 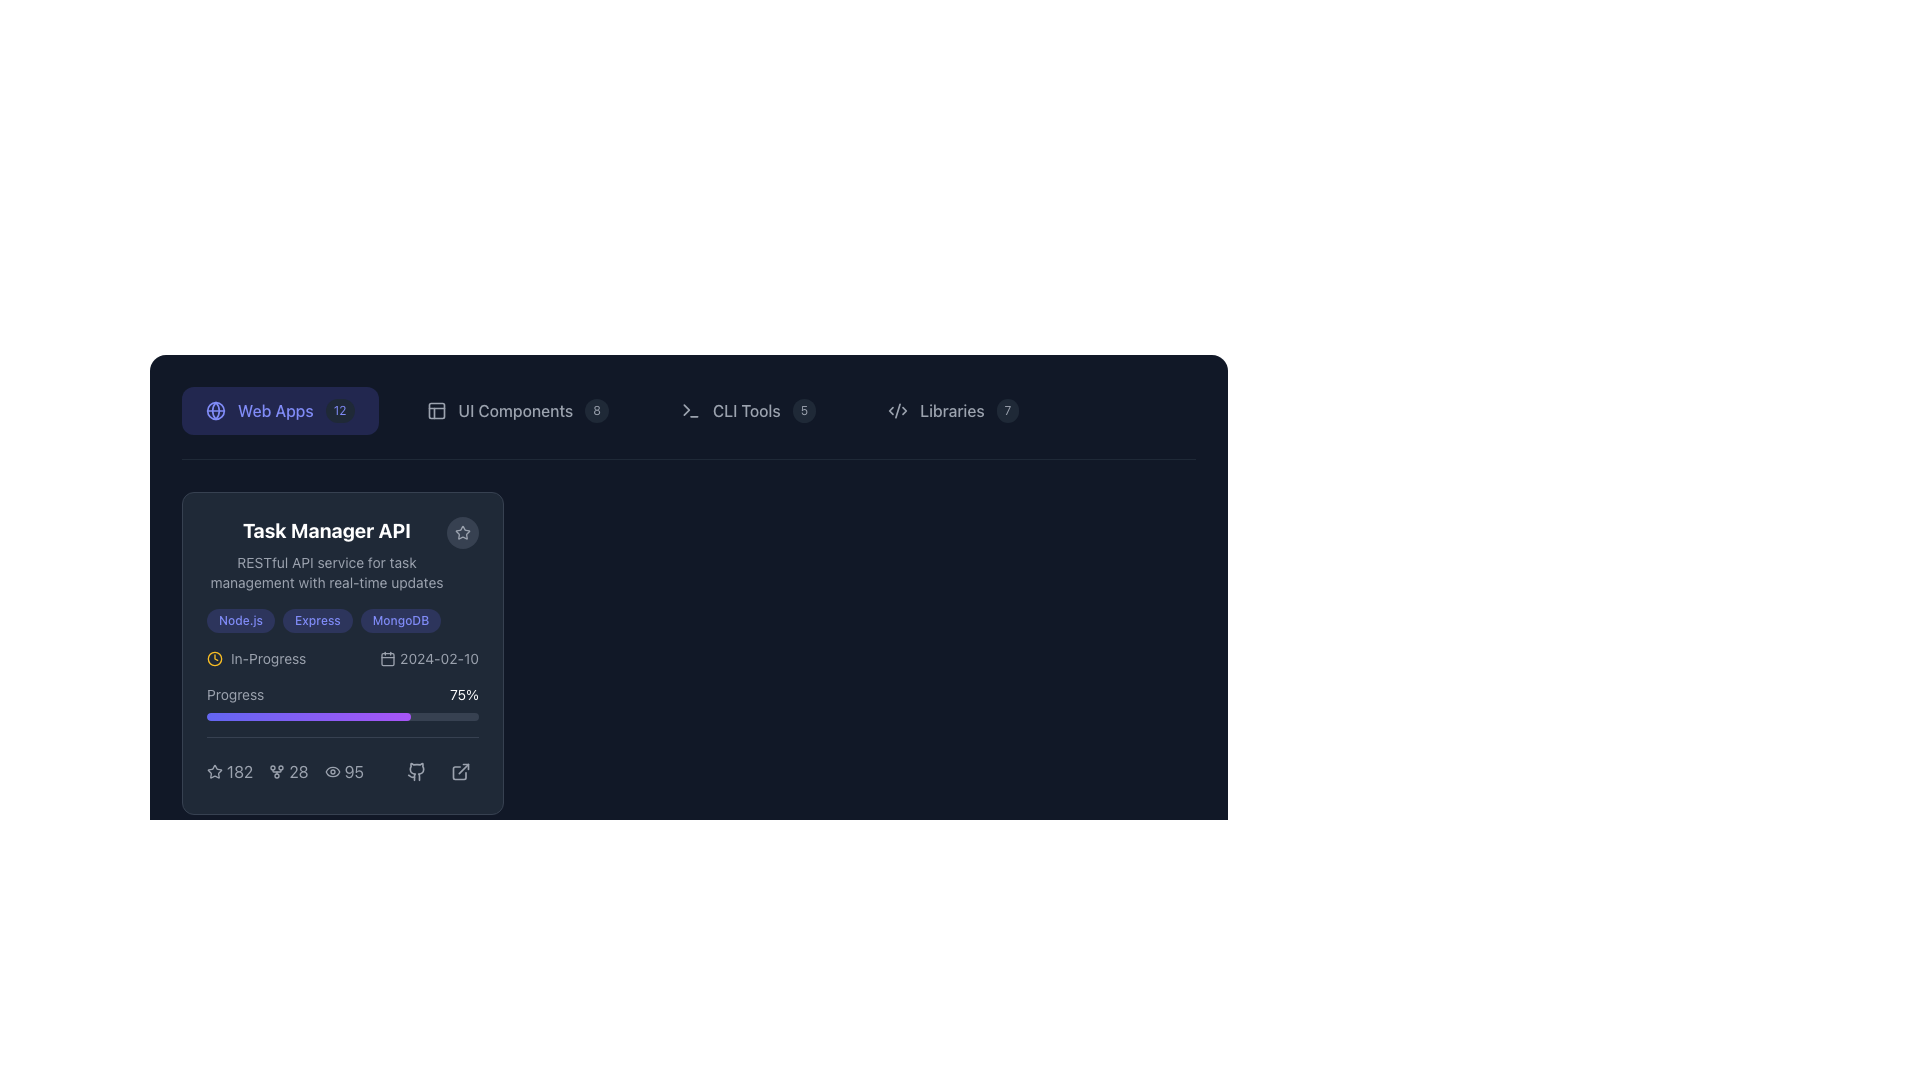 I want to click on the Date display with accompanying icon located in the 'Task Manager API' section, positioned to the right of the label 'In-Progress', so click(x=428, y=659).